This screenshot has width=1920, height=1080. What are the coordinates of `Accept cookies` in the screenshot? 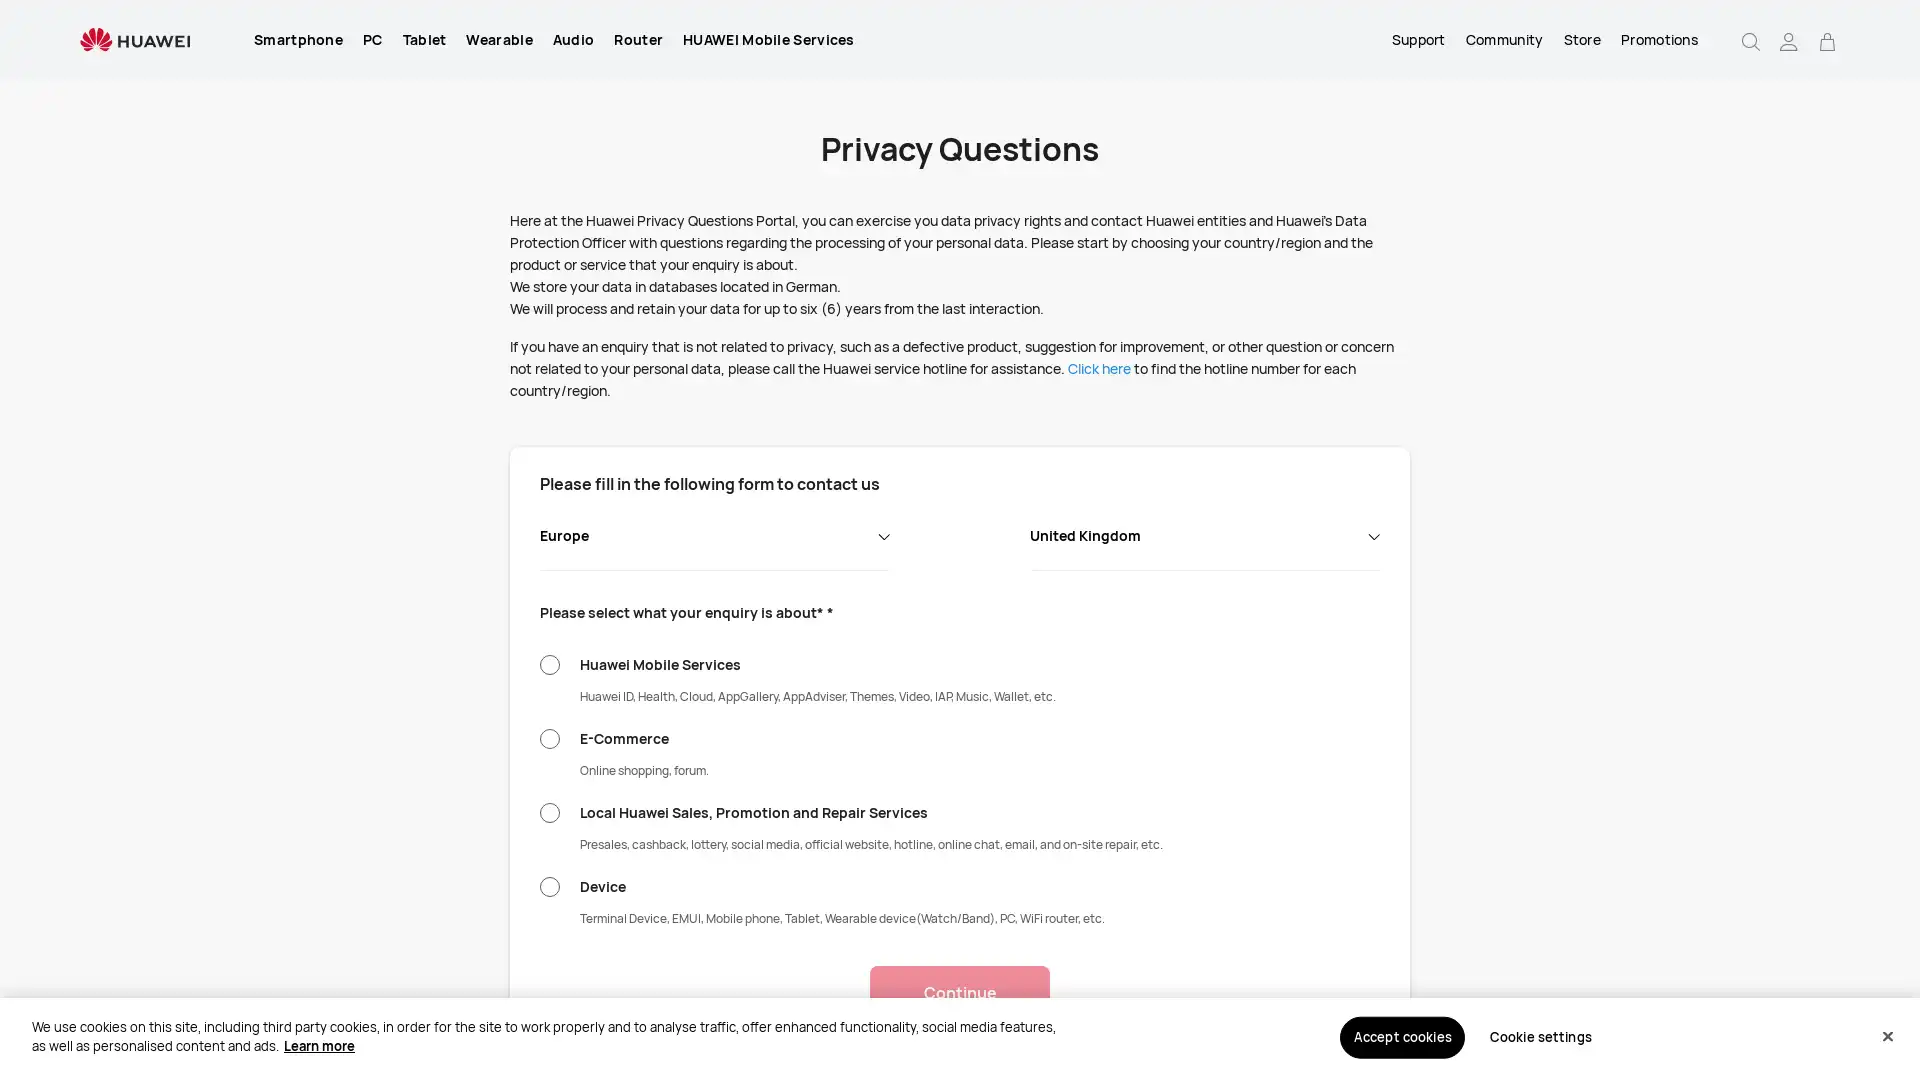 It's located at (1401, 1036).